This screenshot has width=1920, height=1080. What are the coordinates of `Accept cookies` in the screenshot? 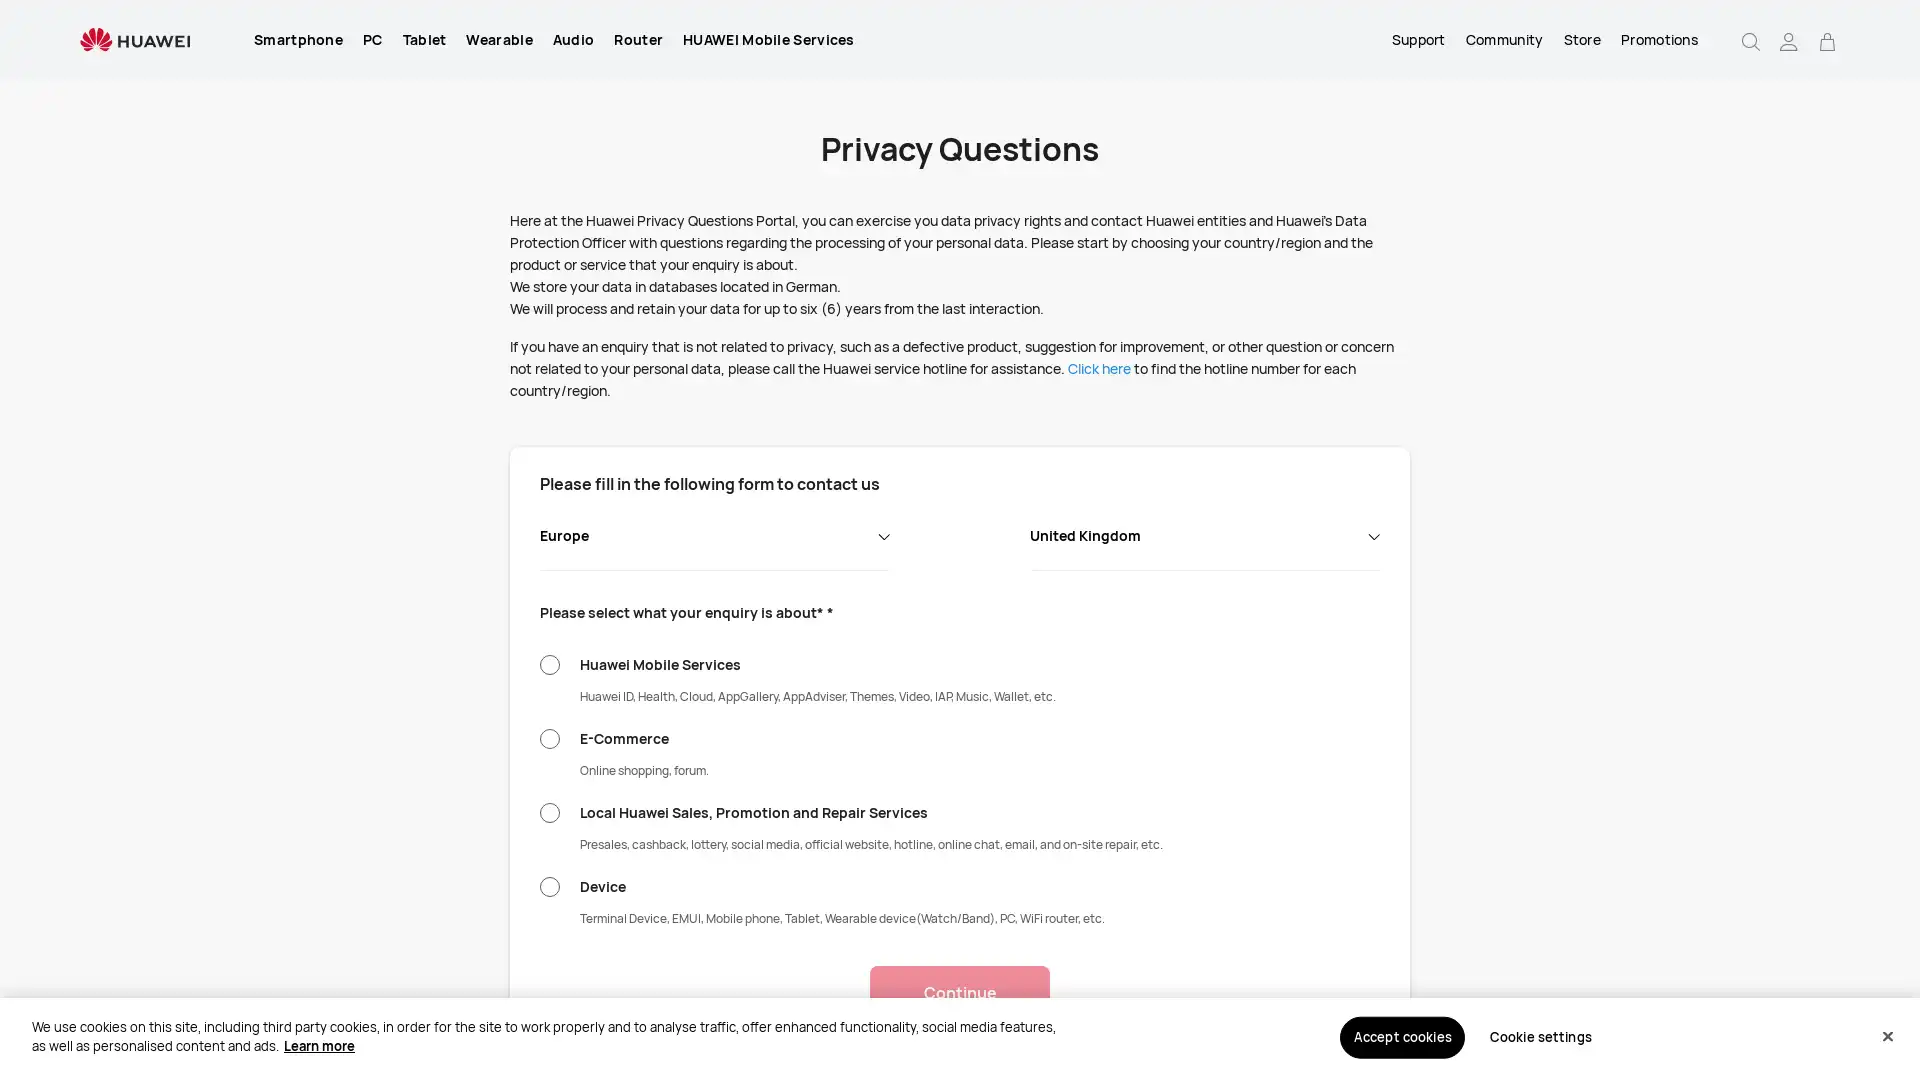 It's located at (1401, 1036).